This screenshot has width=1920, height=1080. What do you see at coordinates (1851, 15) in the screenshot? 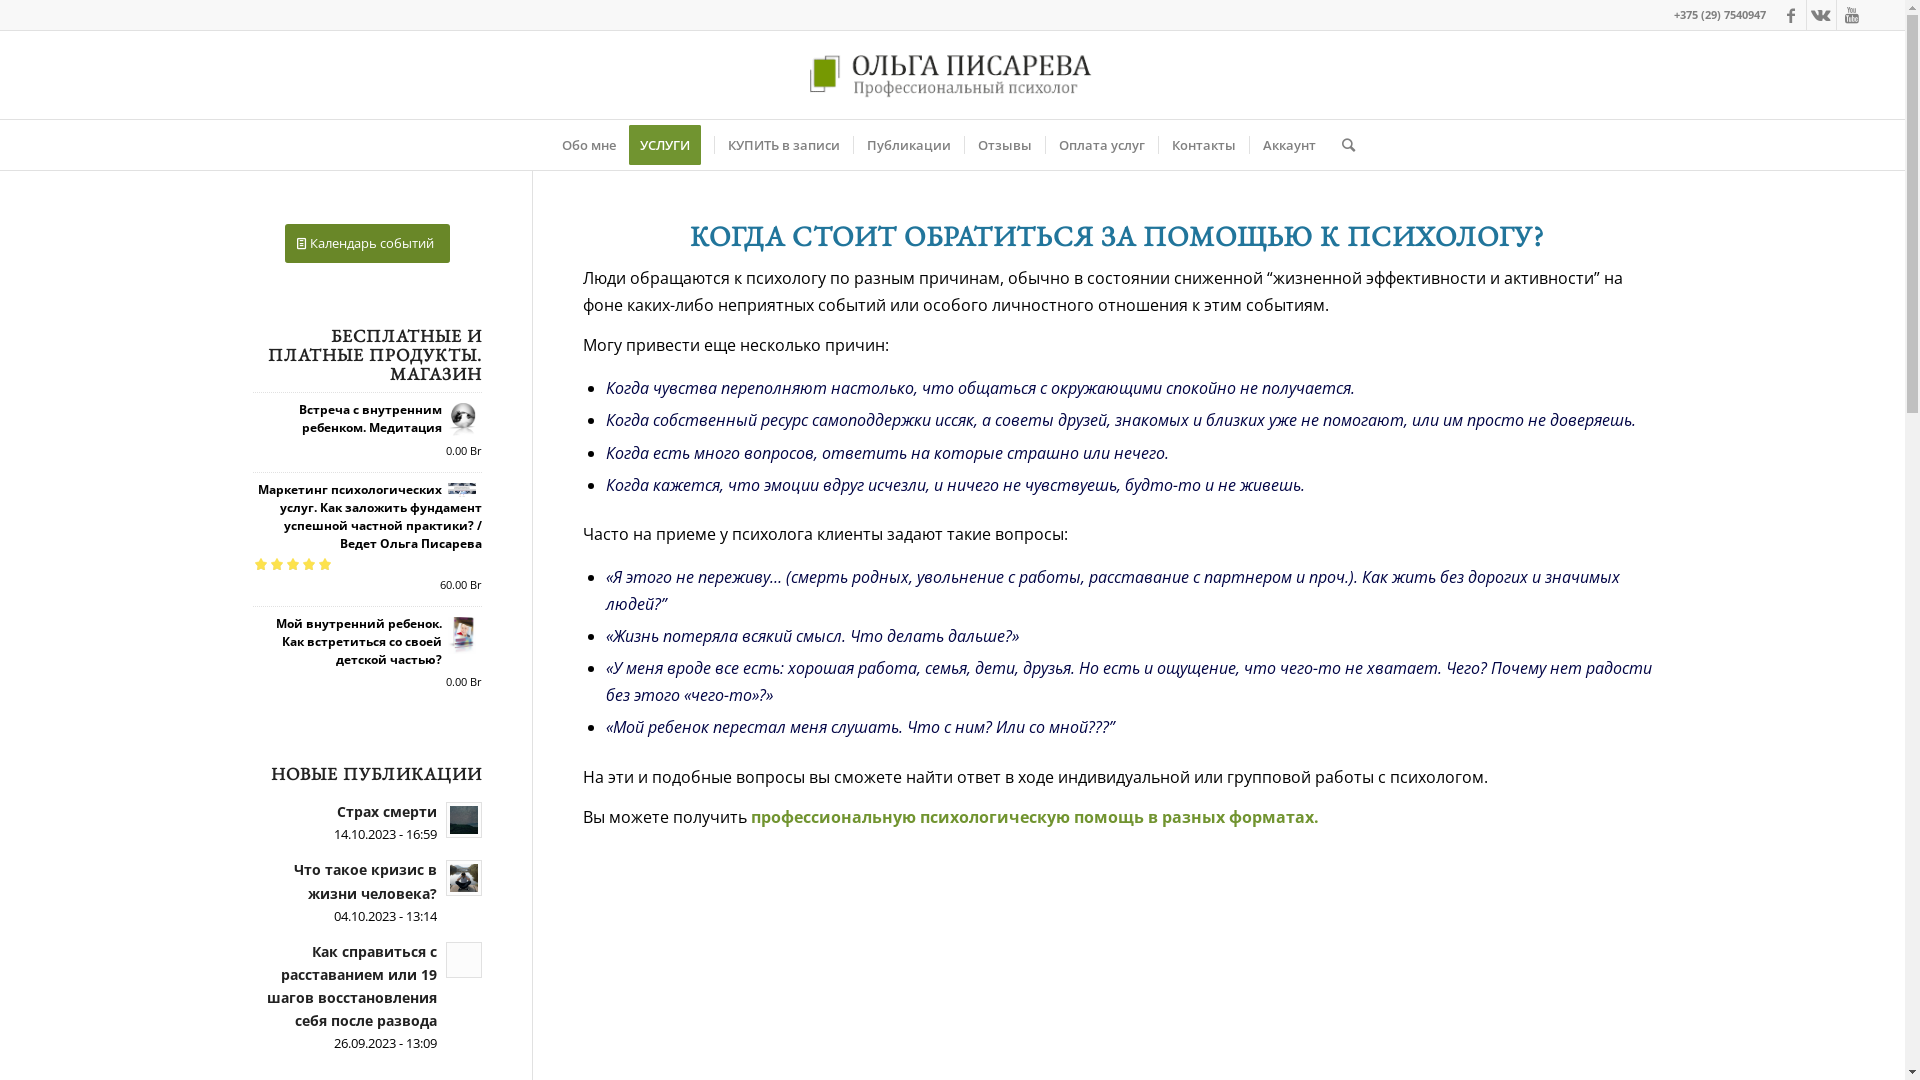
I see `'Youtube'` at bounding box center [1851, 15].